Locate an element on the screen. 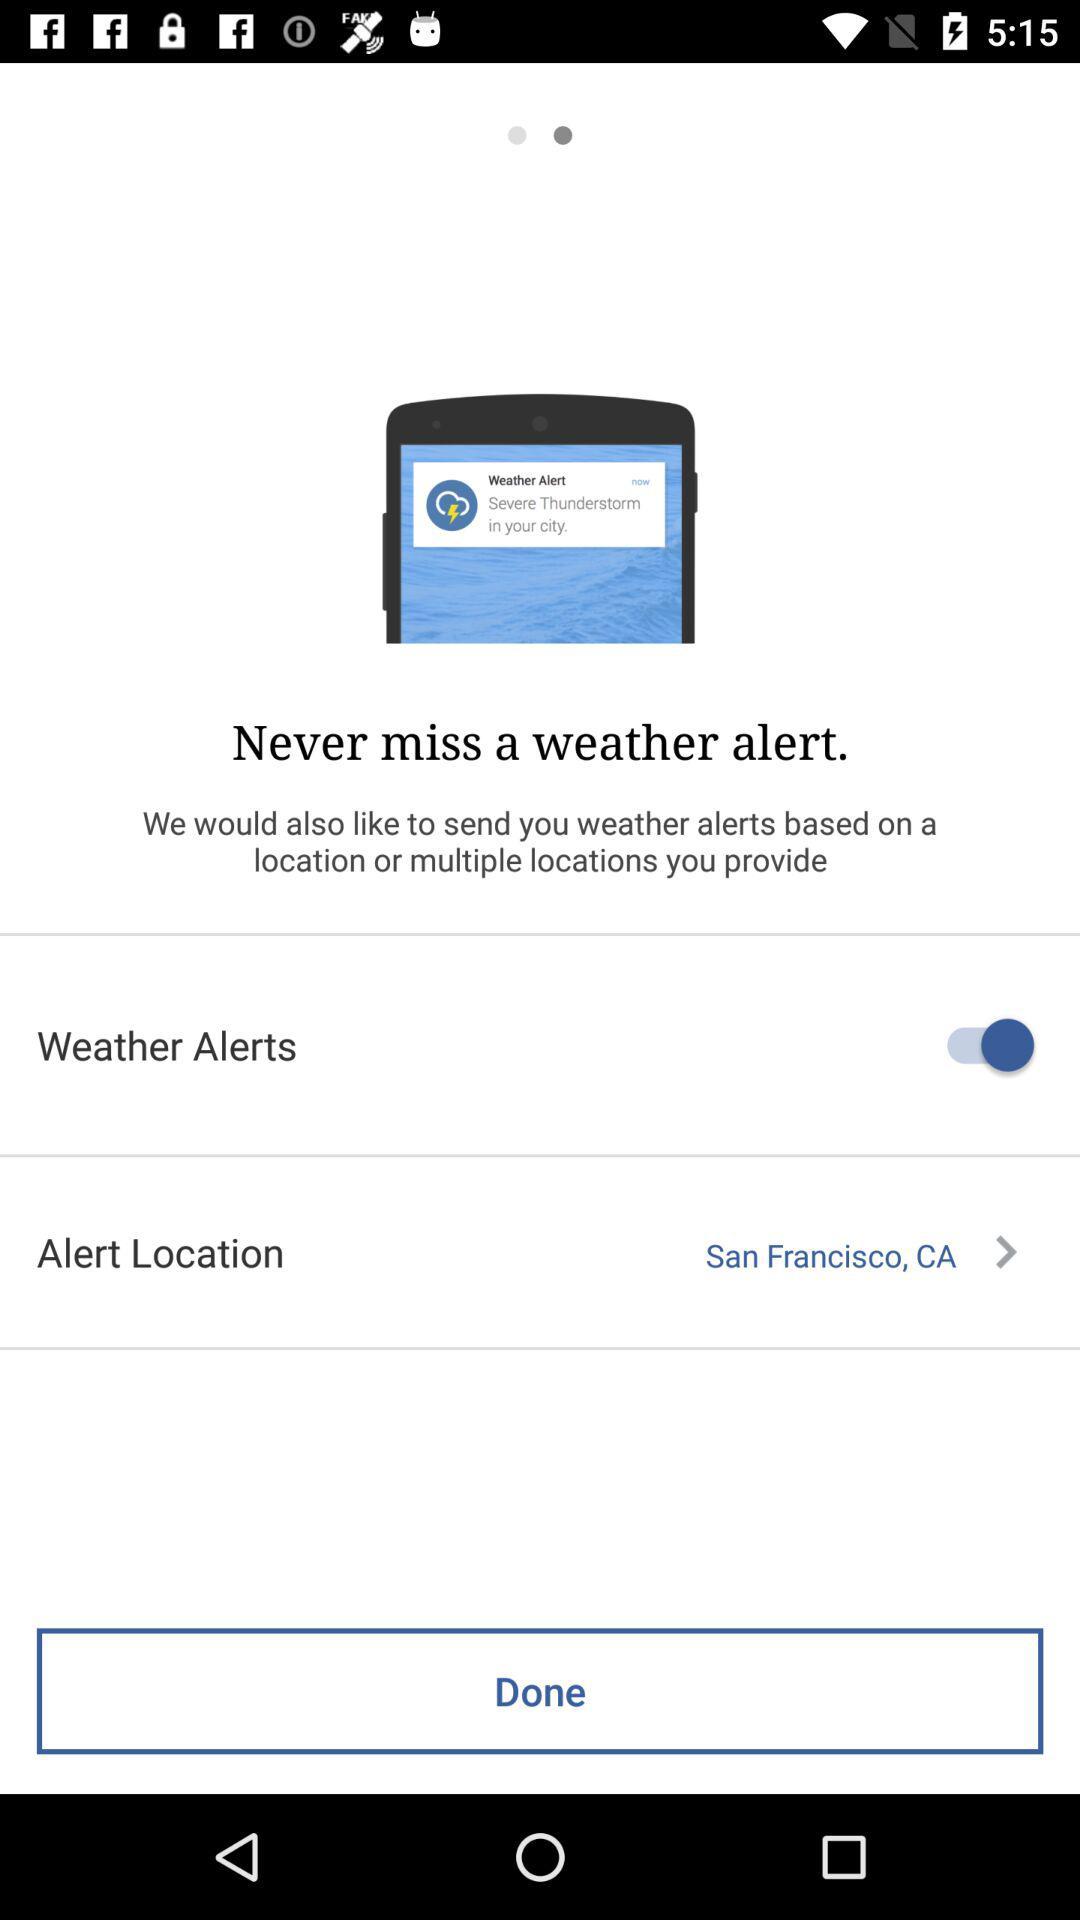 This screenshot has height=1920, width=1080. done icon is located at coordinates (540, 1690).